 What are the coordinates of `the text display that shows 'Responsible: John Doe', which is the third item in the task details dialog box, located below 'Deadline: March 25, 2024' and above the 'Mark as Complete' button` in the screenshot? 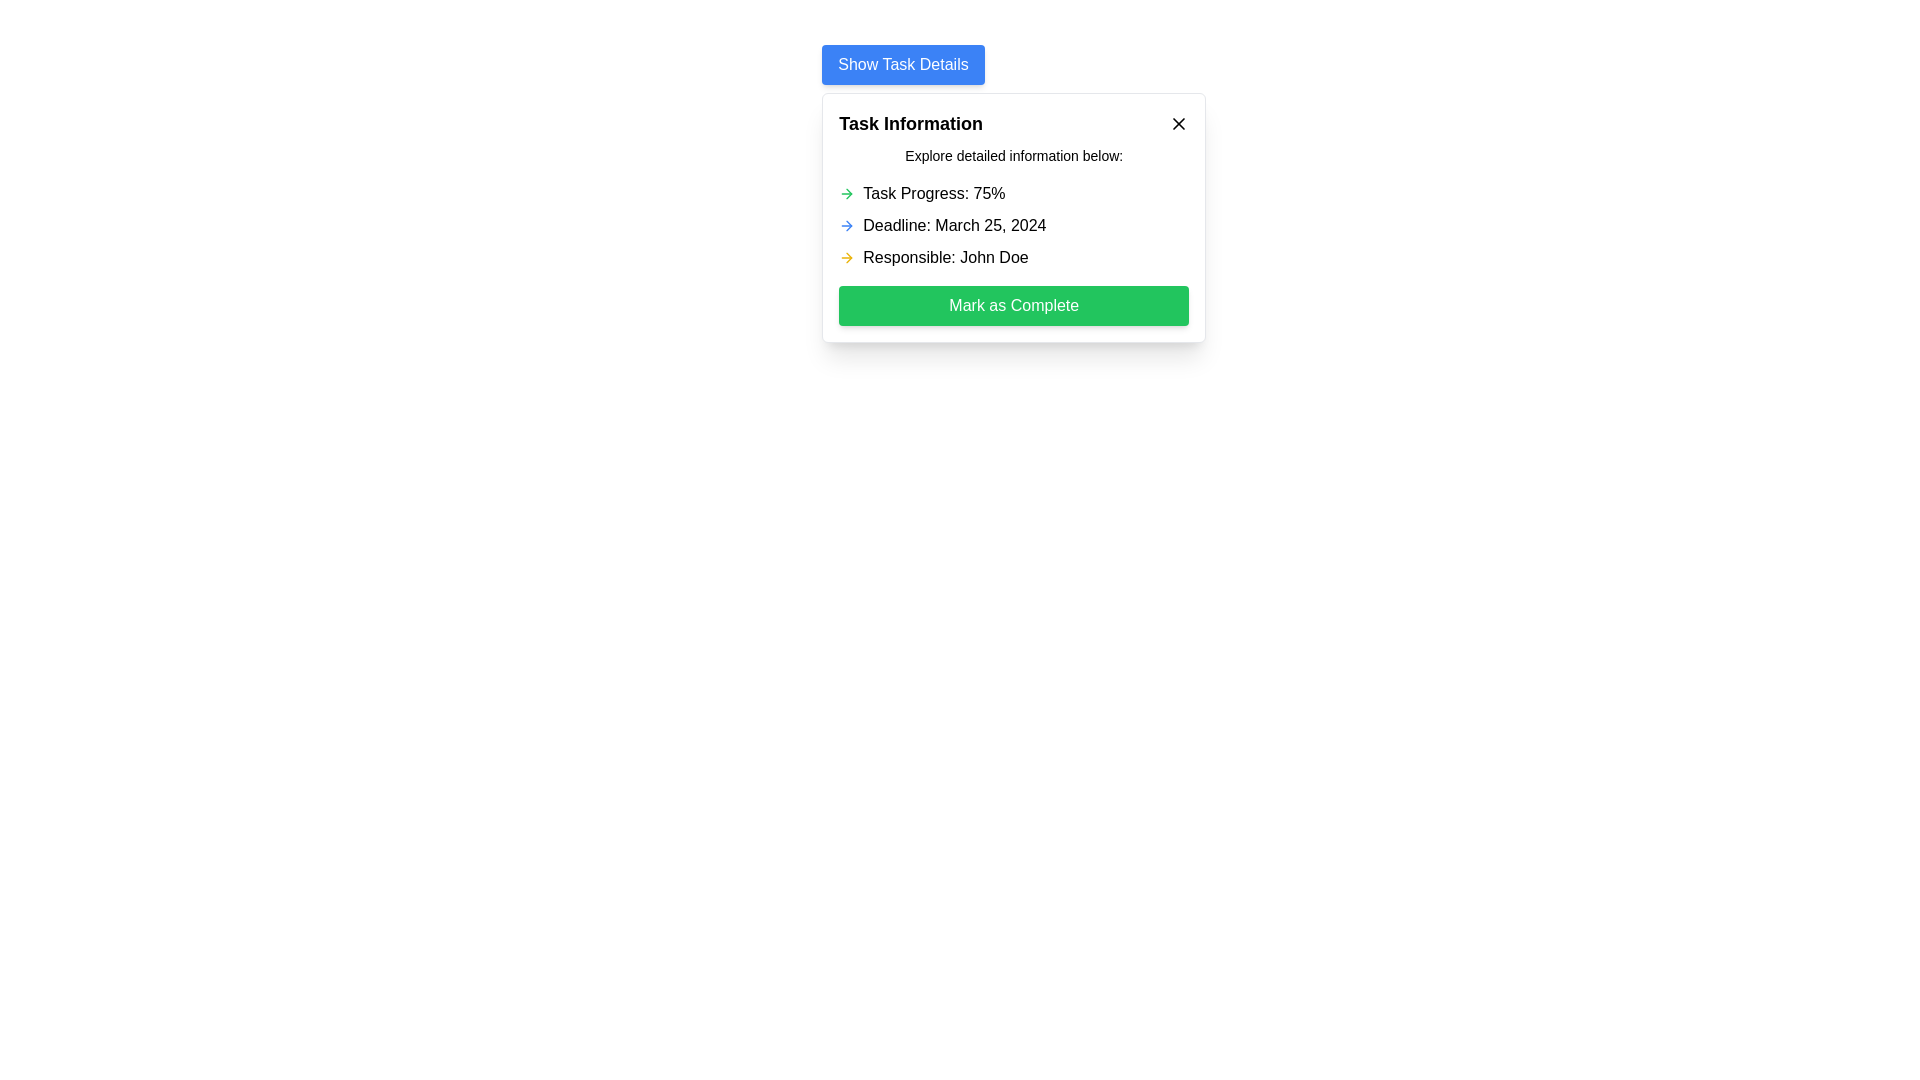 It's located at (944, 257).